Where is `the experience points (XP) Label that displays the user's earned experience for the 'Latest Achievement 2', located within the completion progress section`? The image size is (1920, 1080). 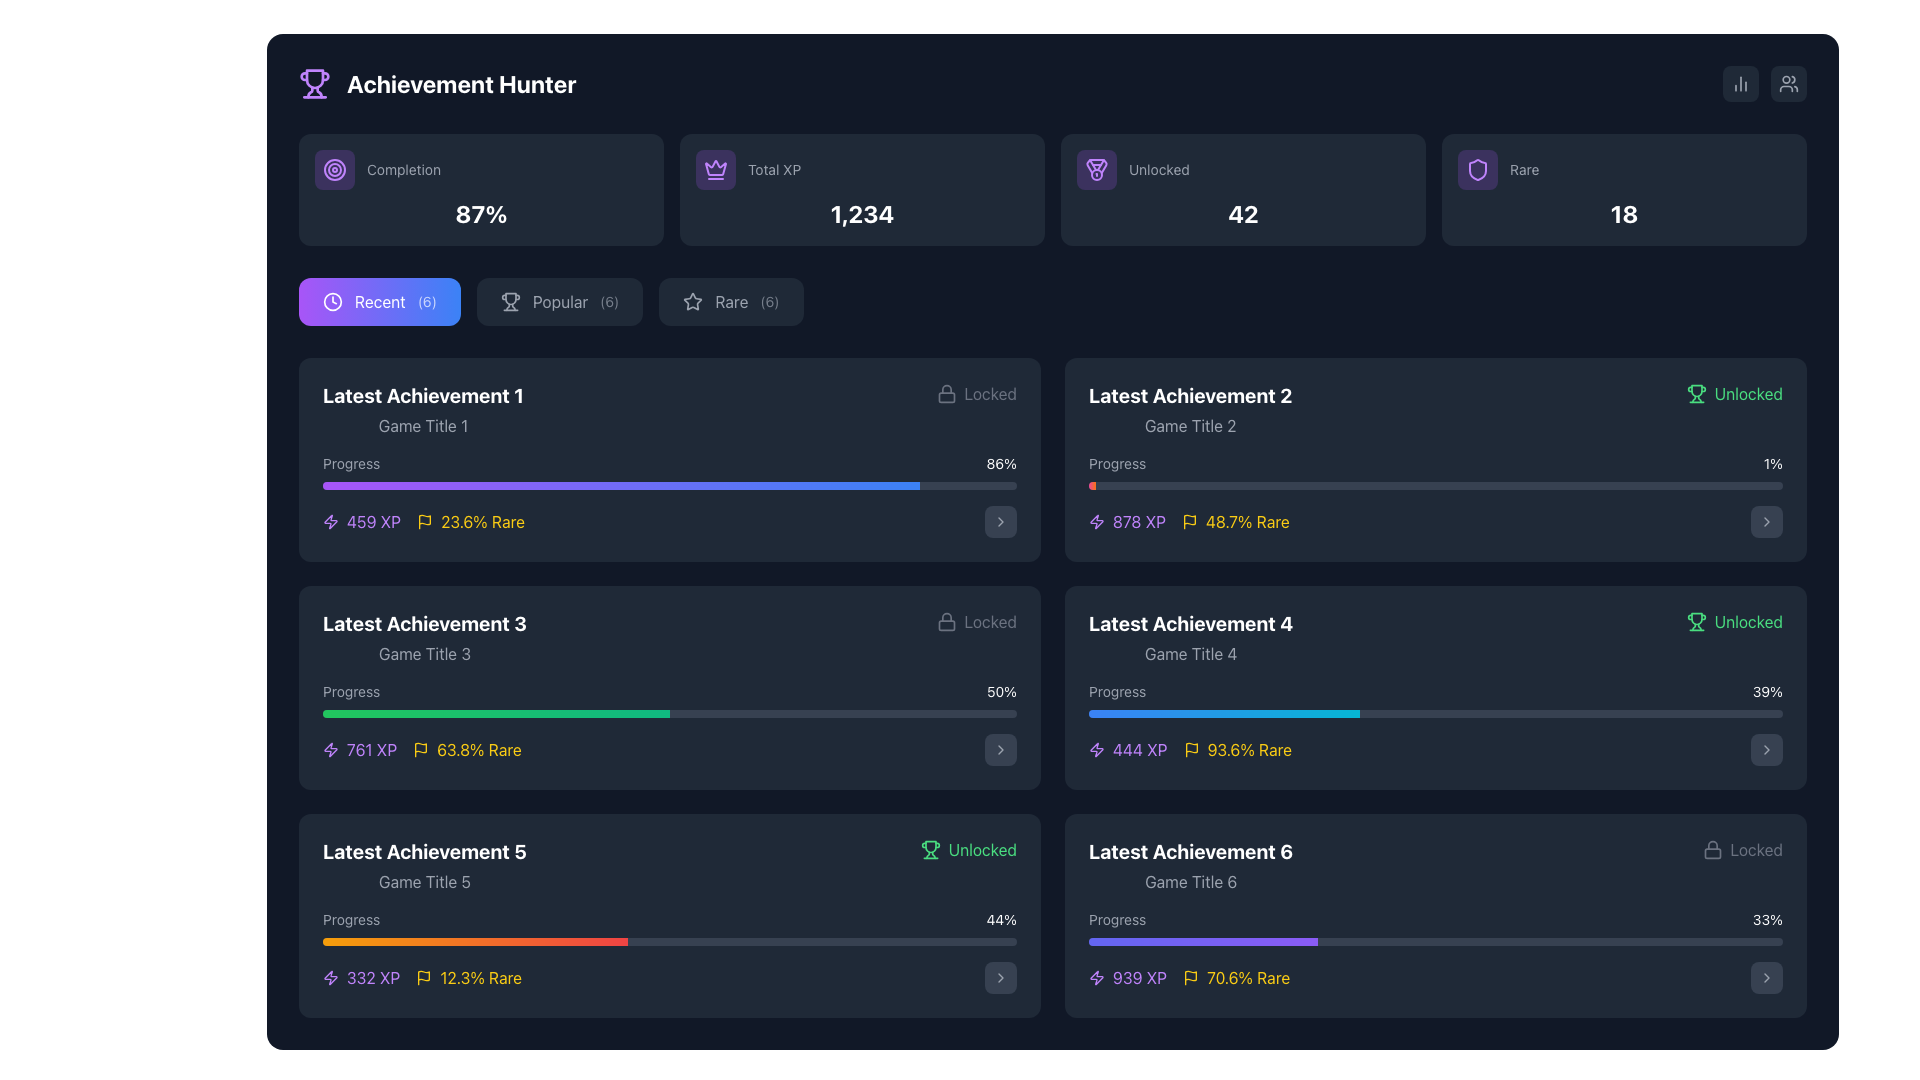
the experience points (XP) Label that displays the user's earned experience for the 'Latest Achievement 2', located within the completion progress section is located at coordinates (1127, 520).